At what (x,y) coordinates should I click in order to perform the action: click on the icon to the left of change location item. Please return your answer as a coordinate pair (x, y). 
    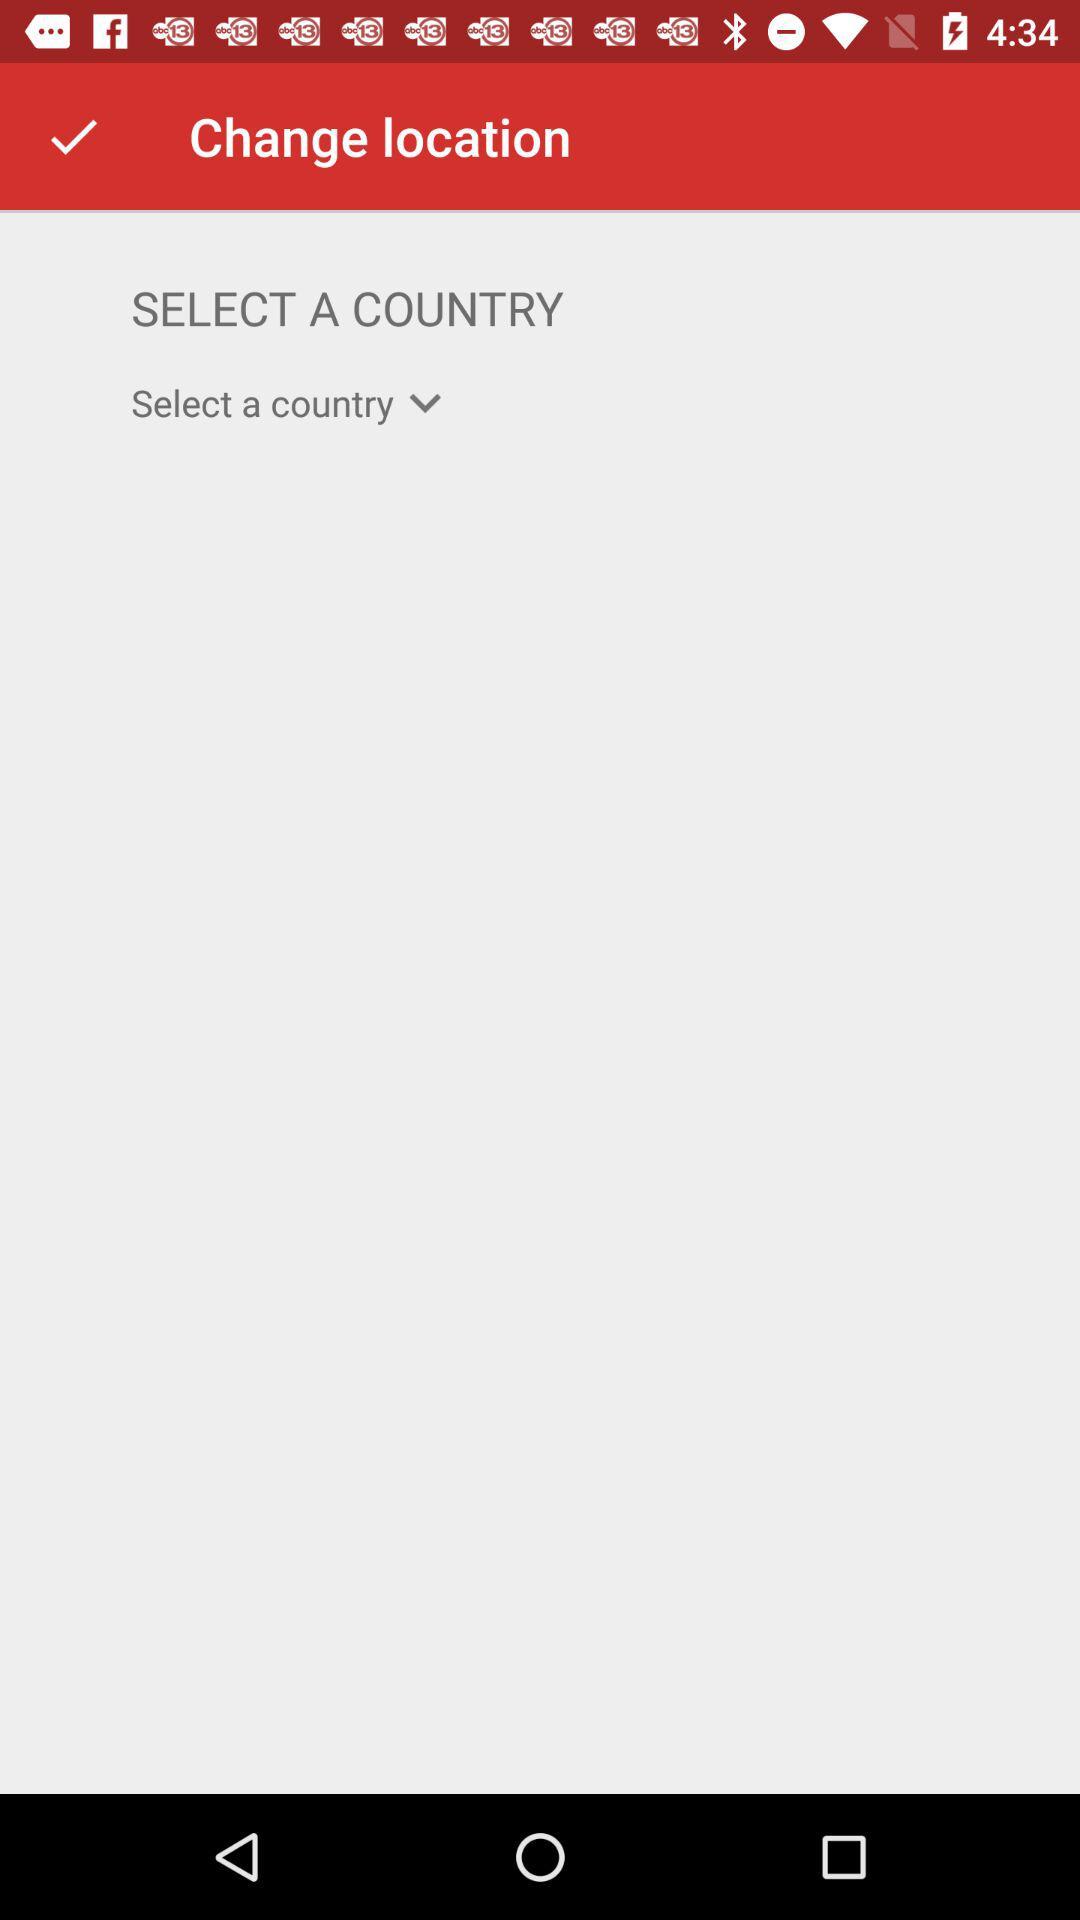
    Looking at the image, I should click on (72, 135).